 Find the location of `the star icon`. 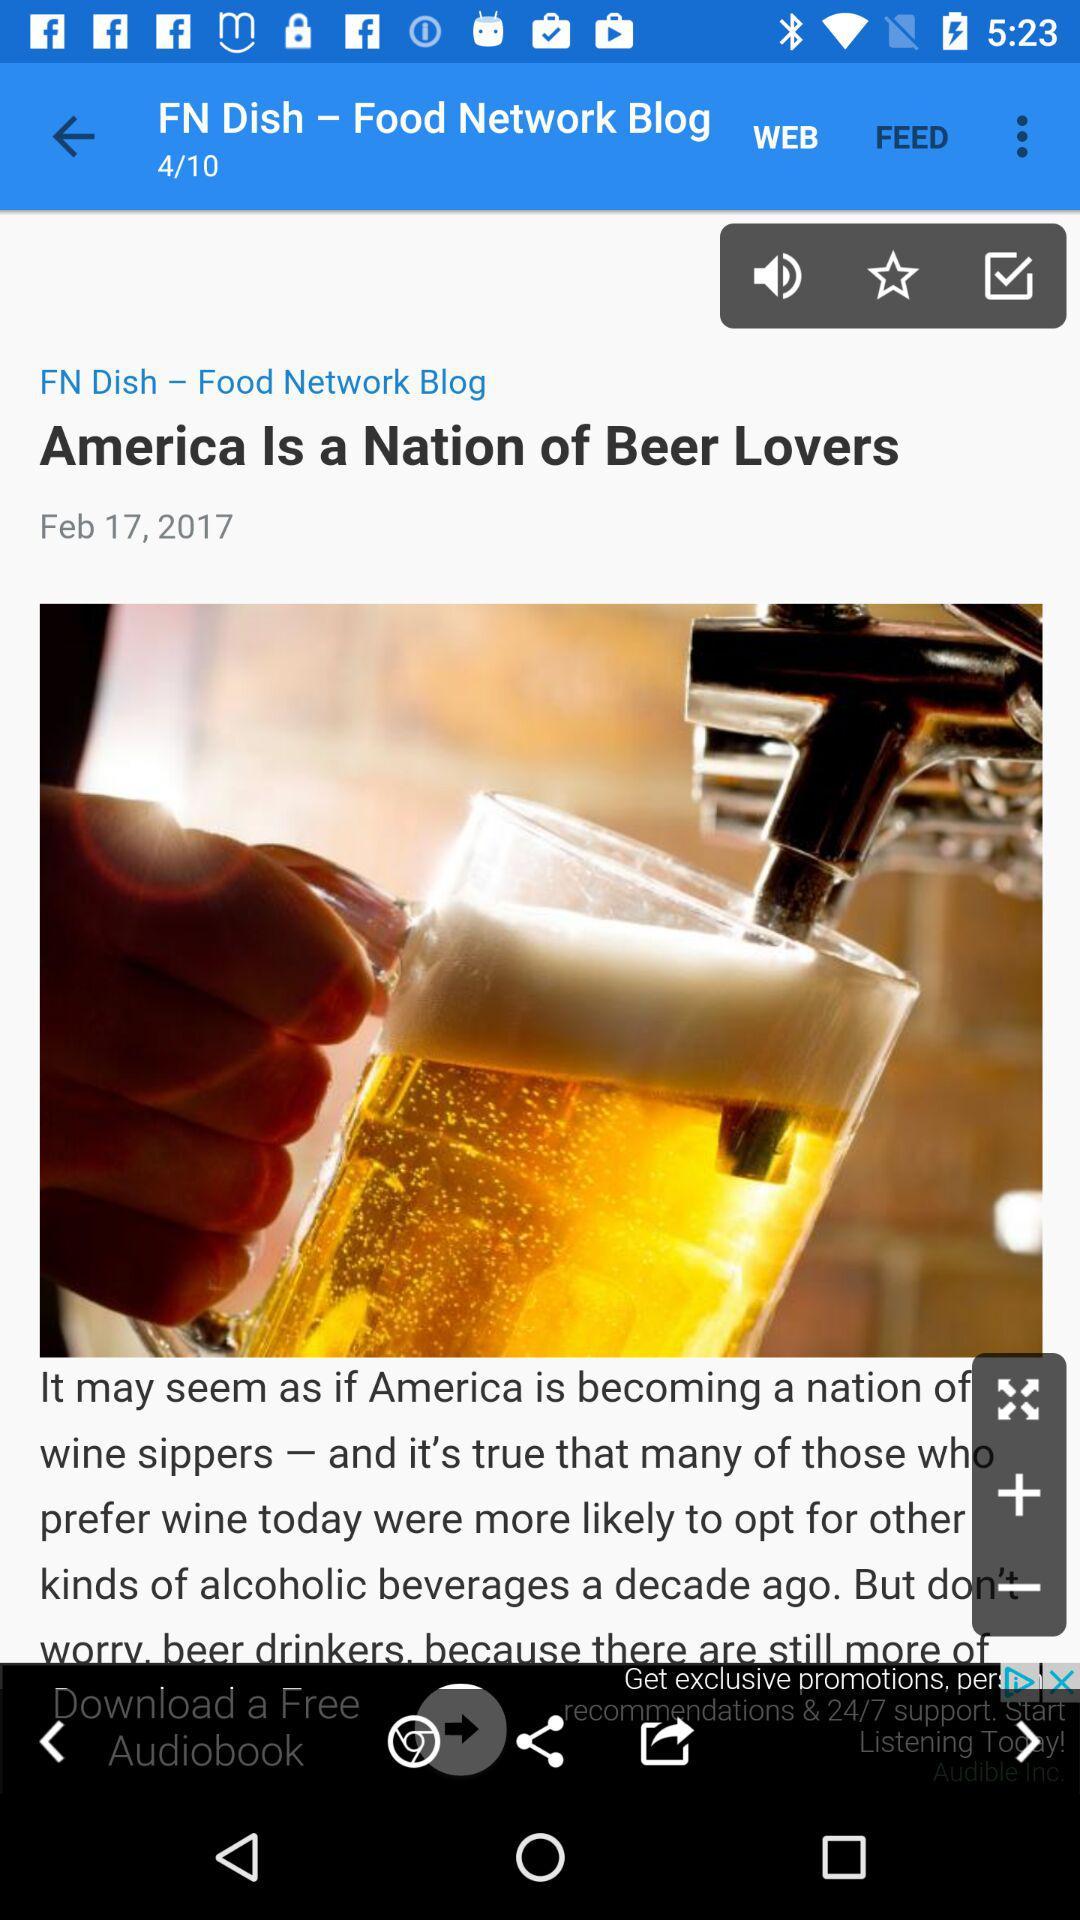

the star icon is located at coordinates (892, 274).